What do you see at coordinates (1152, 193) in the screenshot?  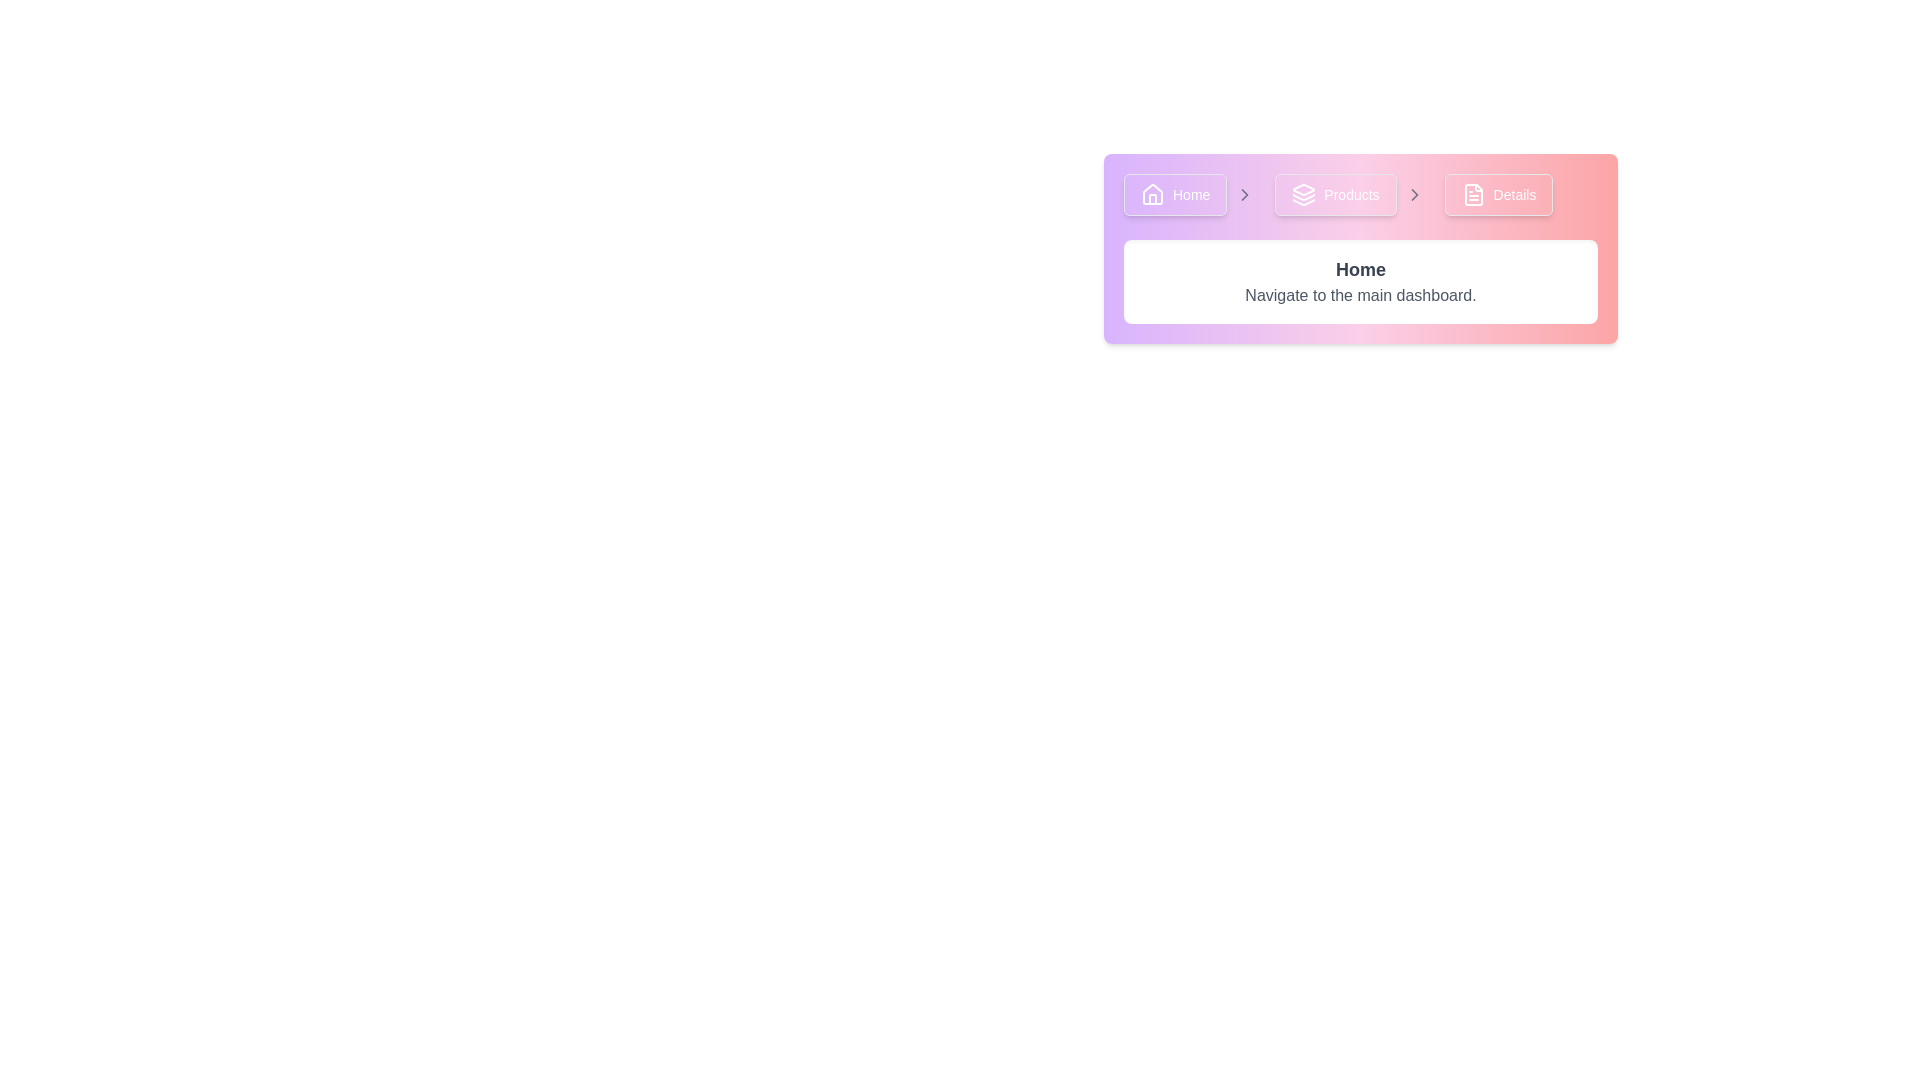 I see `the 'Home' breadcrumb icon located in the navigation bar, which is the first icon preceding the text 'Home'` at bounding box center [1152, 193].